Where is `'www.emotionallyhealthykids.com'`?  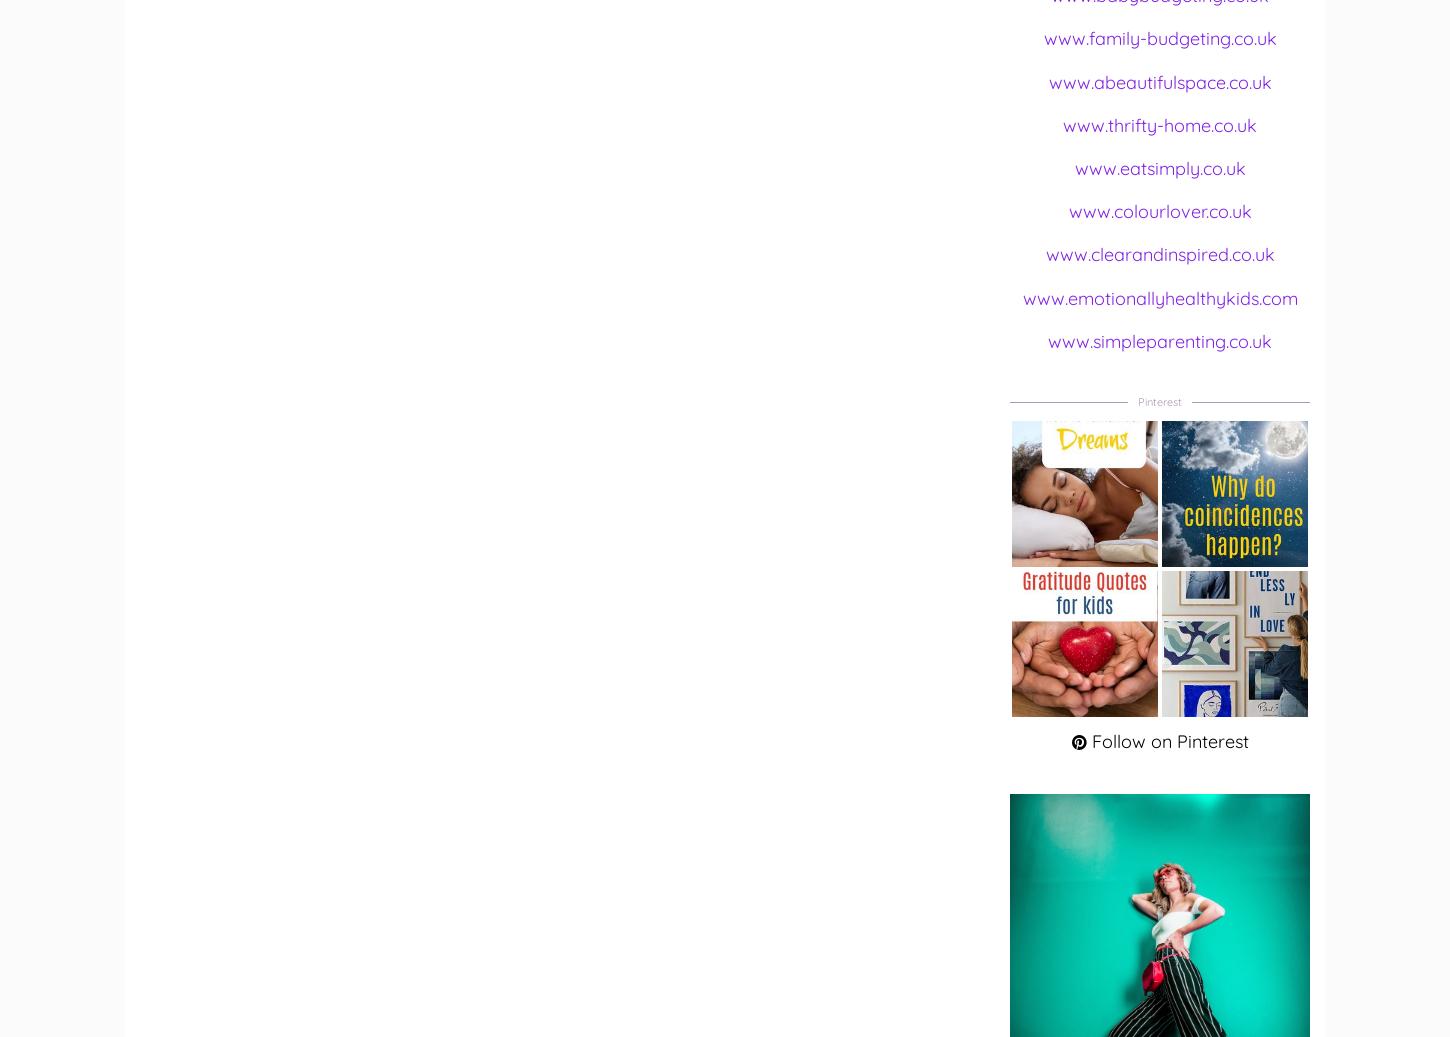 'www.emotionallyhealthykids.com' is located at coordinates (1158, 296).